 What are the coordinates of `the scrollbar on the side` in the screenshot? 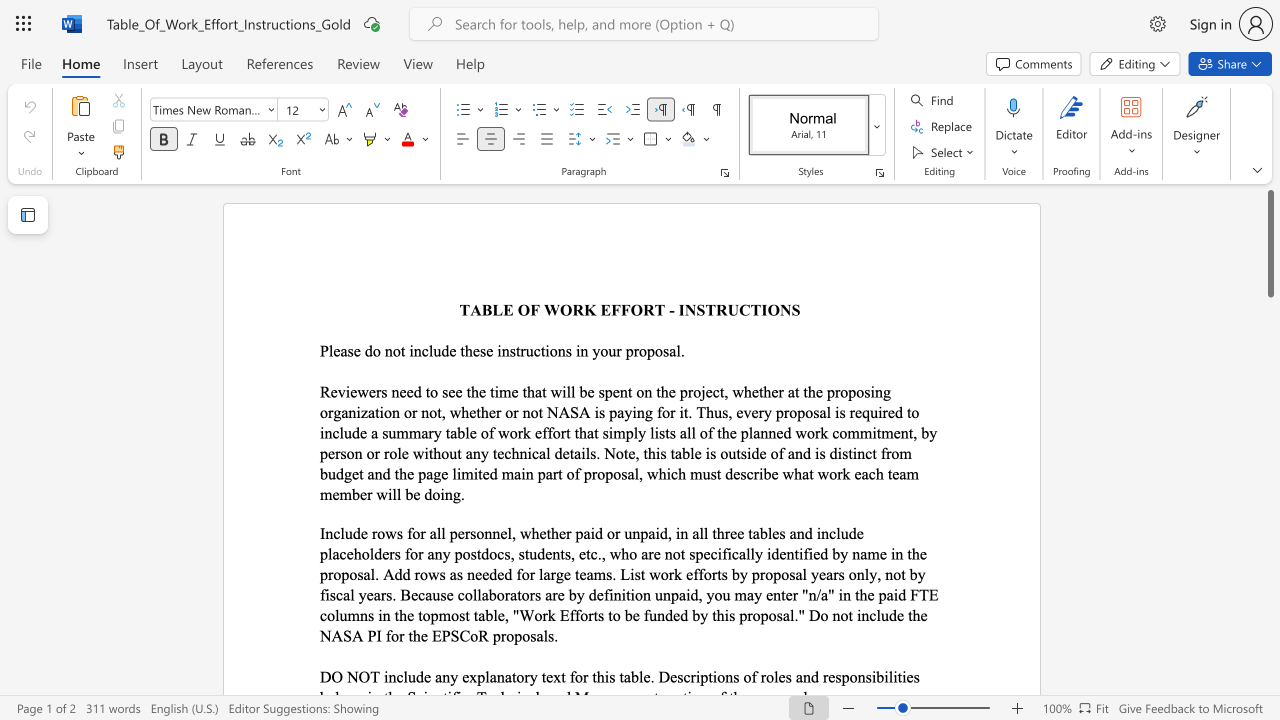 It's located at (1269, 580).